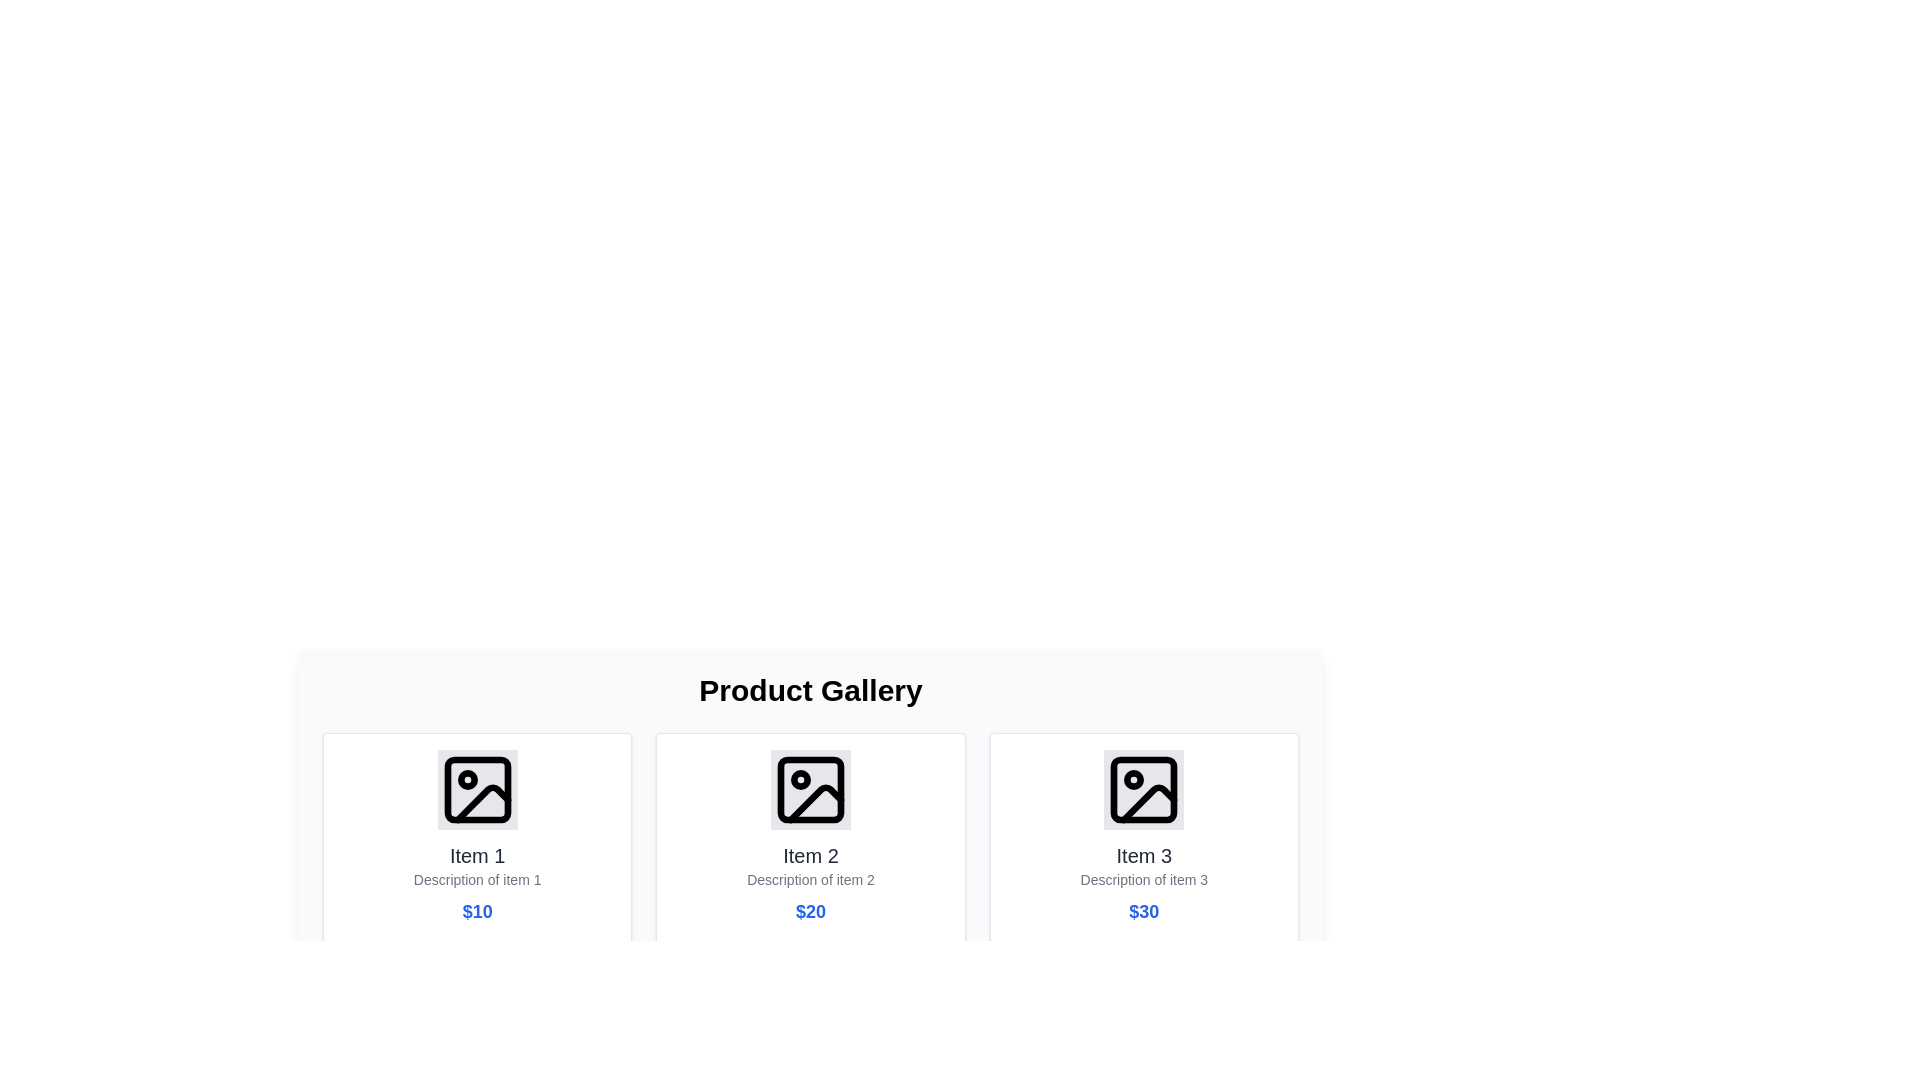 The image size is (1920, 1080). What do you see at coordinates (811, 789) in the screenshot?
I see `the appearance of the image placeholder located at the top center of the card labeled 'Item 2.'` at bounding box center [811, 789].